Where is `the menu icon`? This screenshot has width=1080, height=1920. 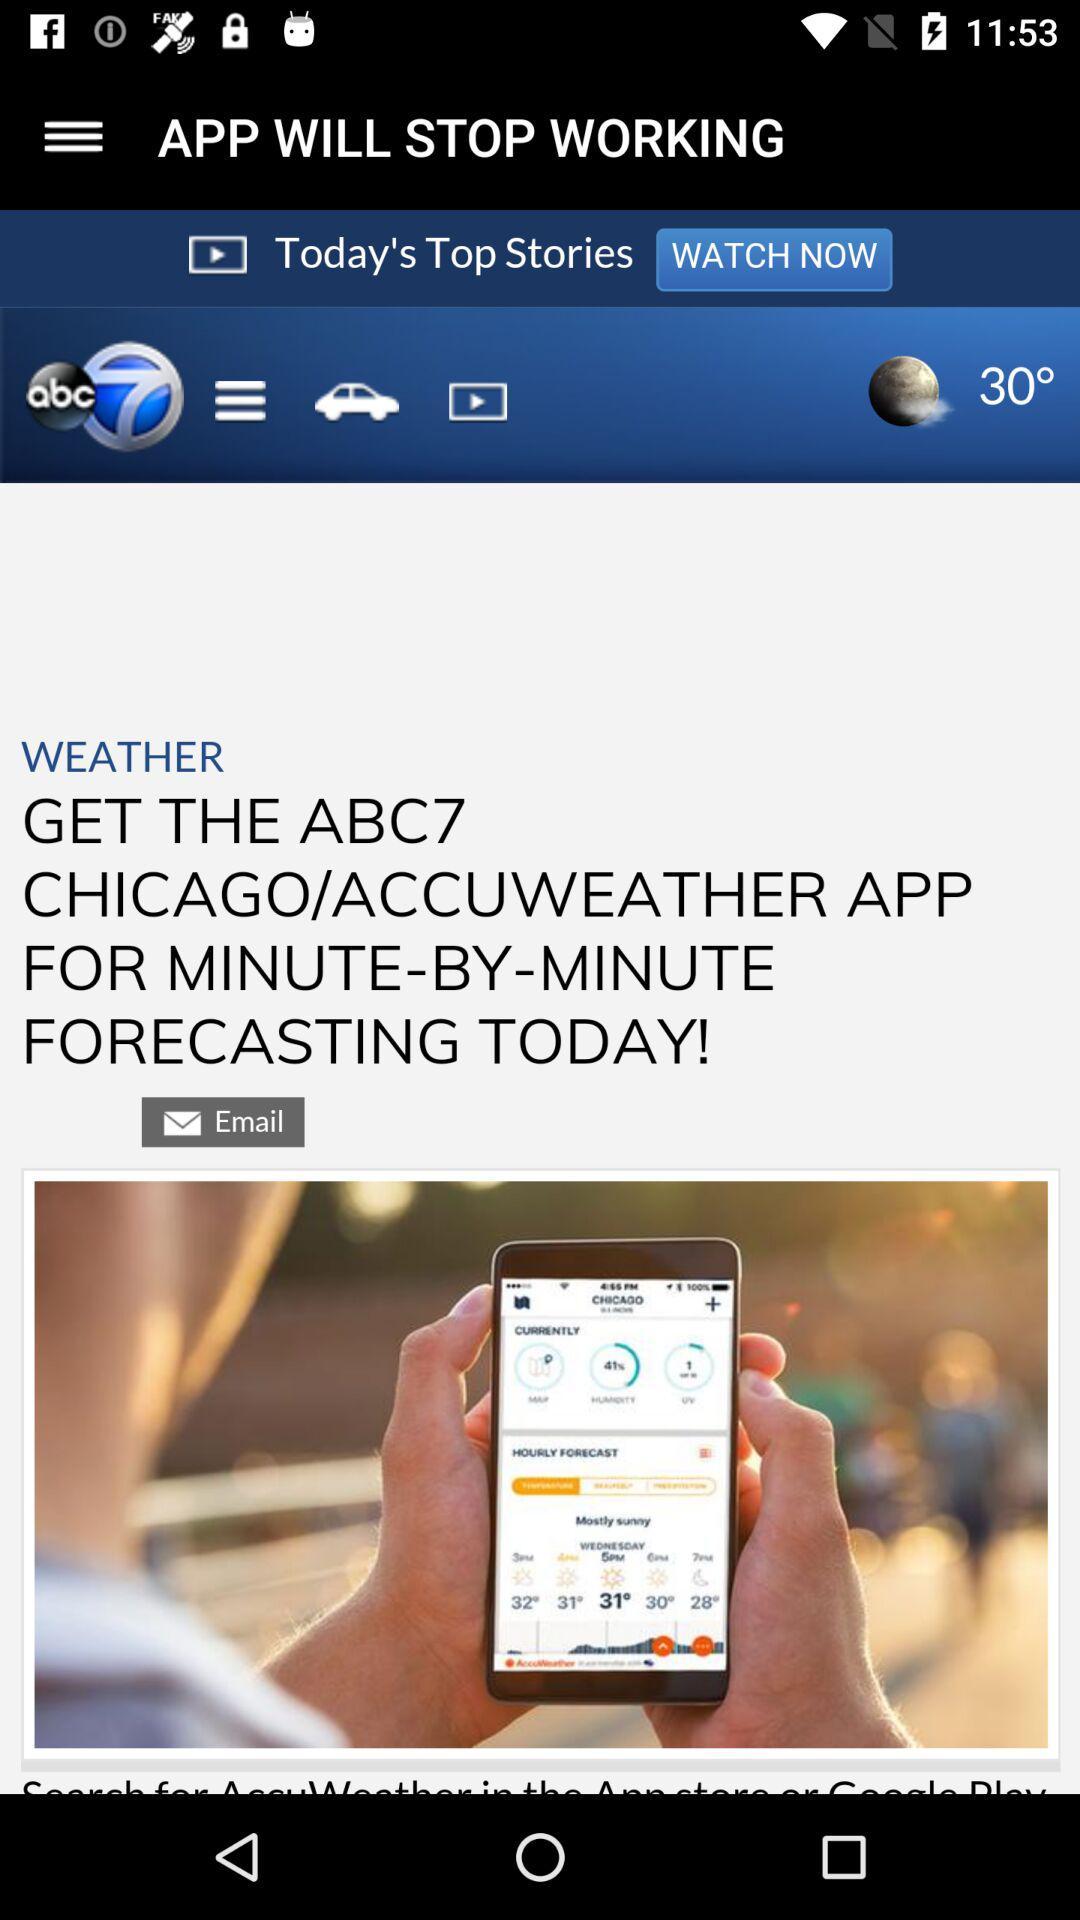
the menu icon is located at coordinates (72, 135).